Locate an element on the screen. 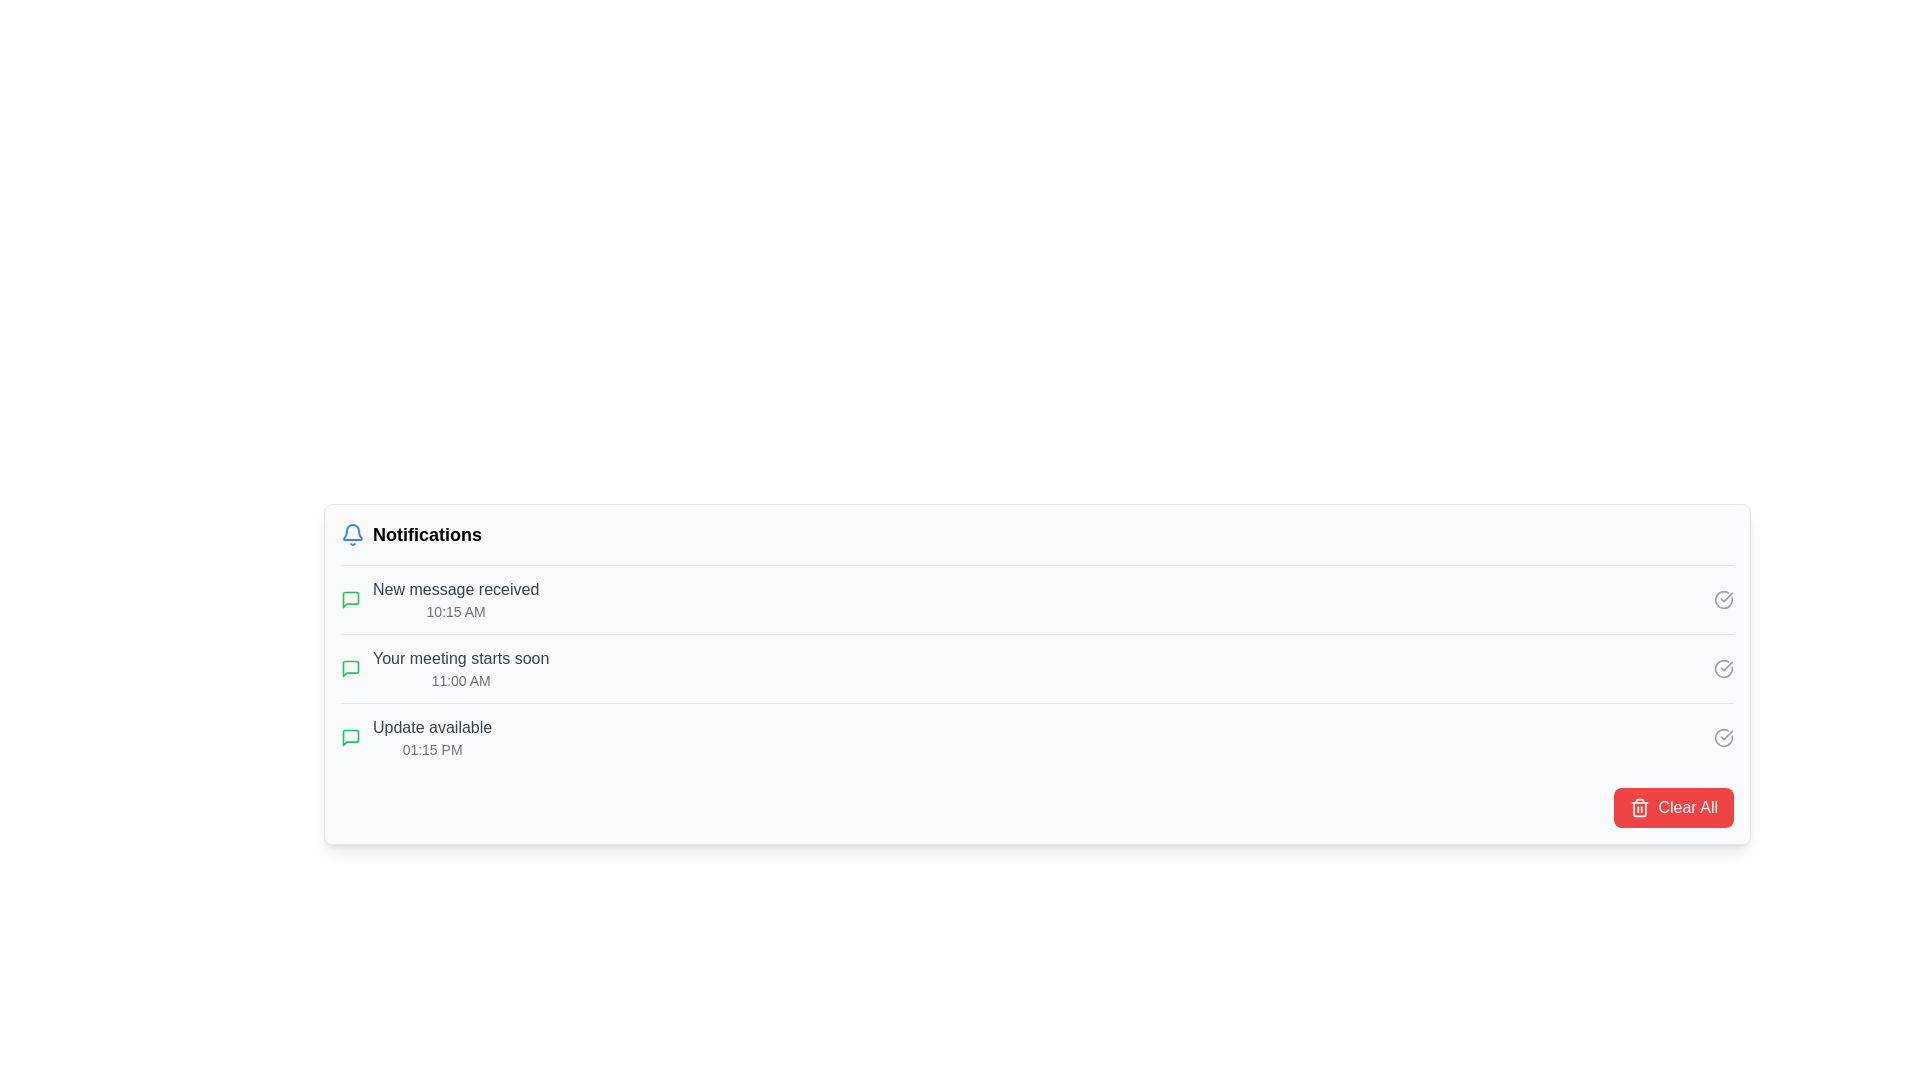 This screenshot has width=1920, height=1080. the trash bin icon within the 'Clear All' button located at the far-right side of the notification panel is located at coordinates (1640, 806).